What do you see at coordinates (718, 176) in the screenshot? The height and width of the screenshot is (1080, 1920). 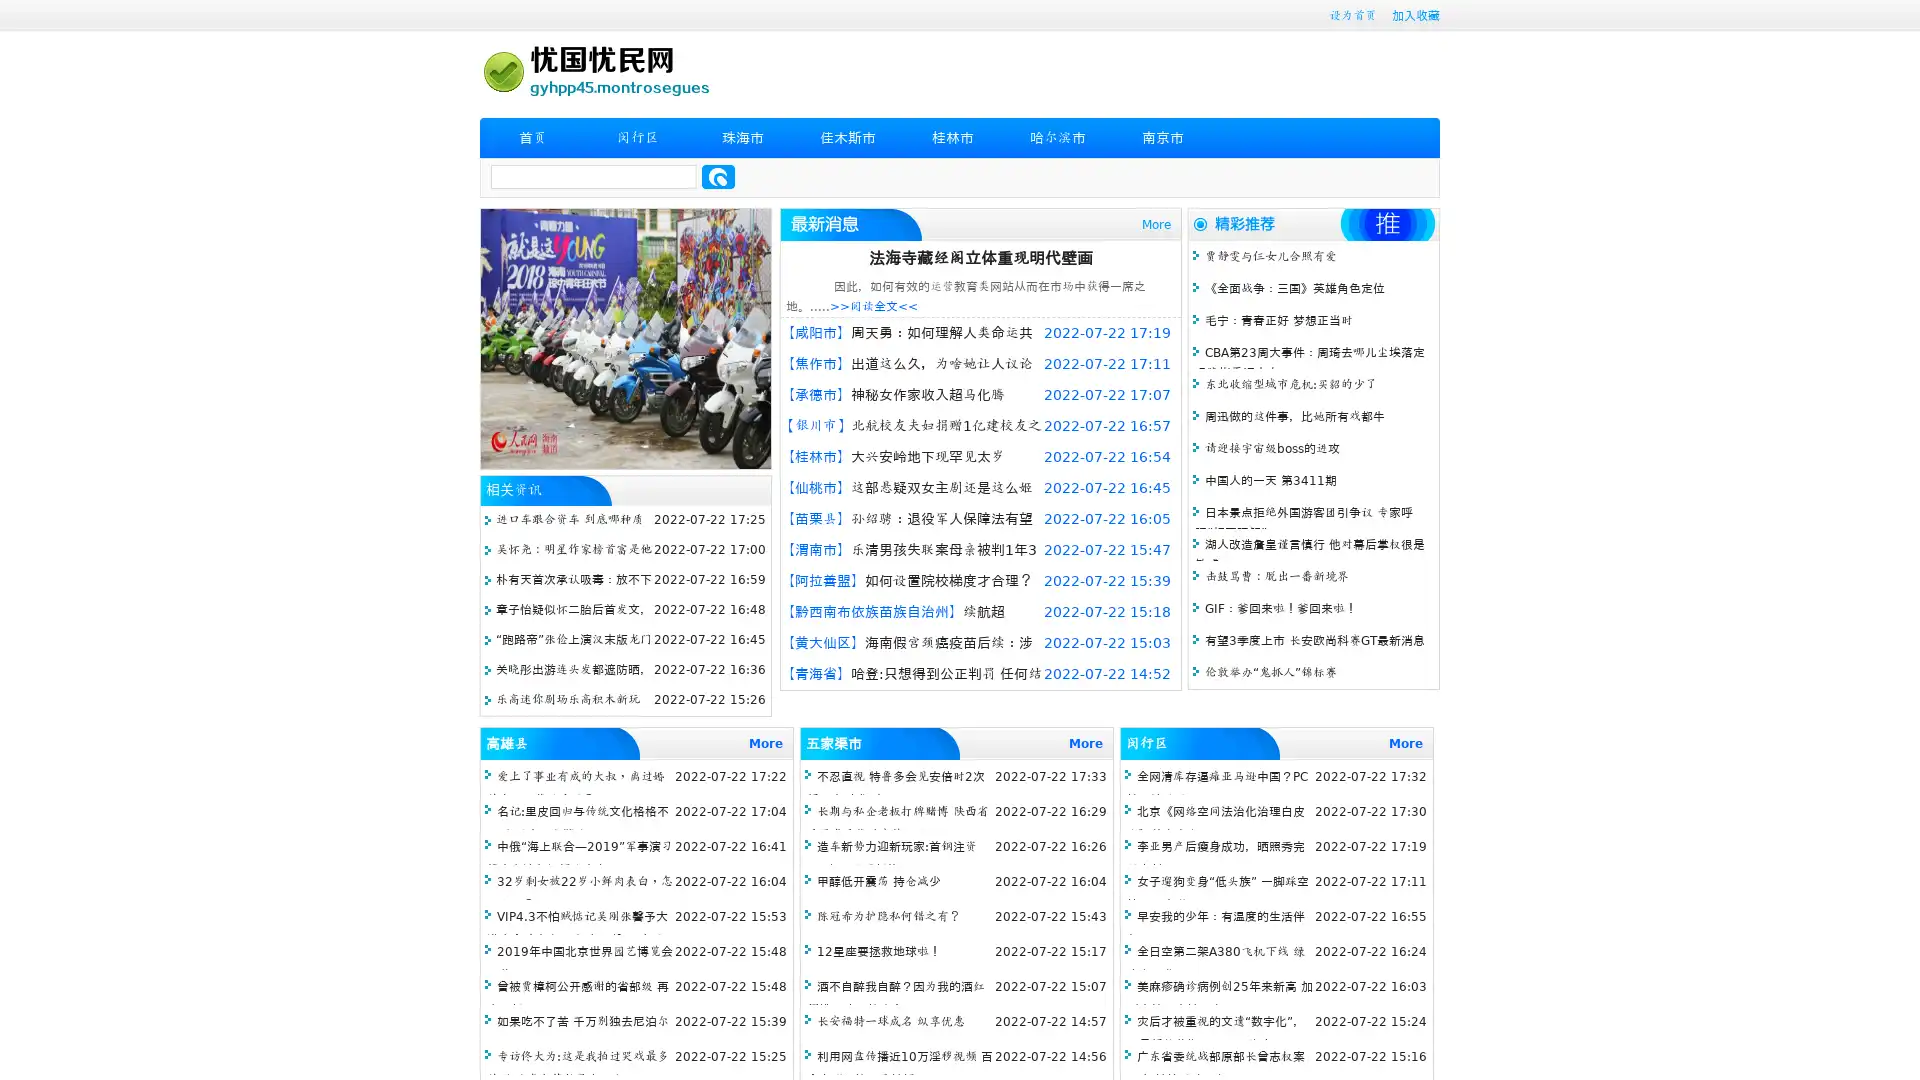 I see `Search` at bounding box center [718, 176].